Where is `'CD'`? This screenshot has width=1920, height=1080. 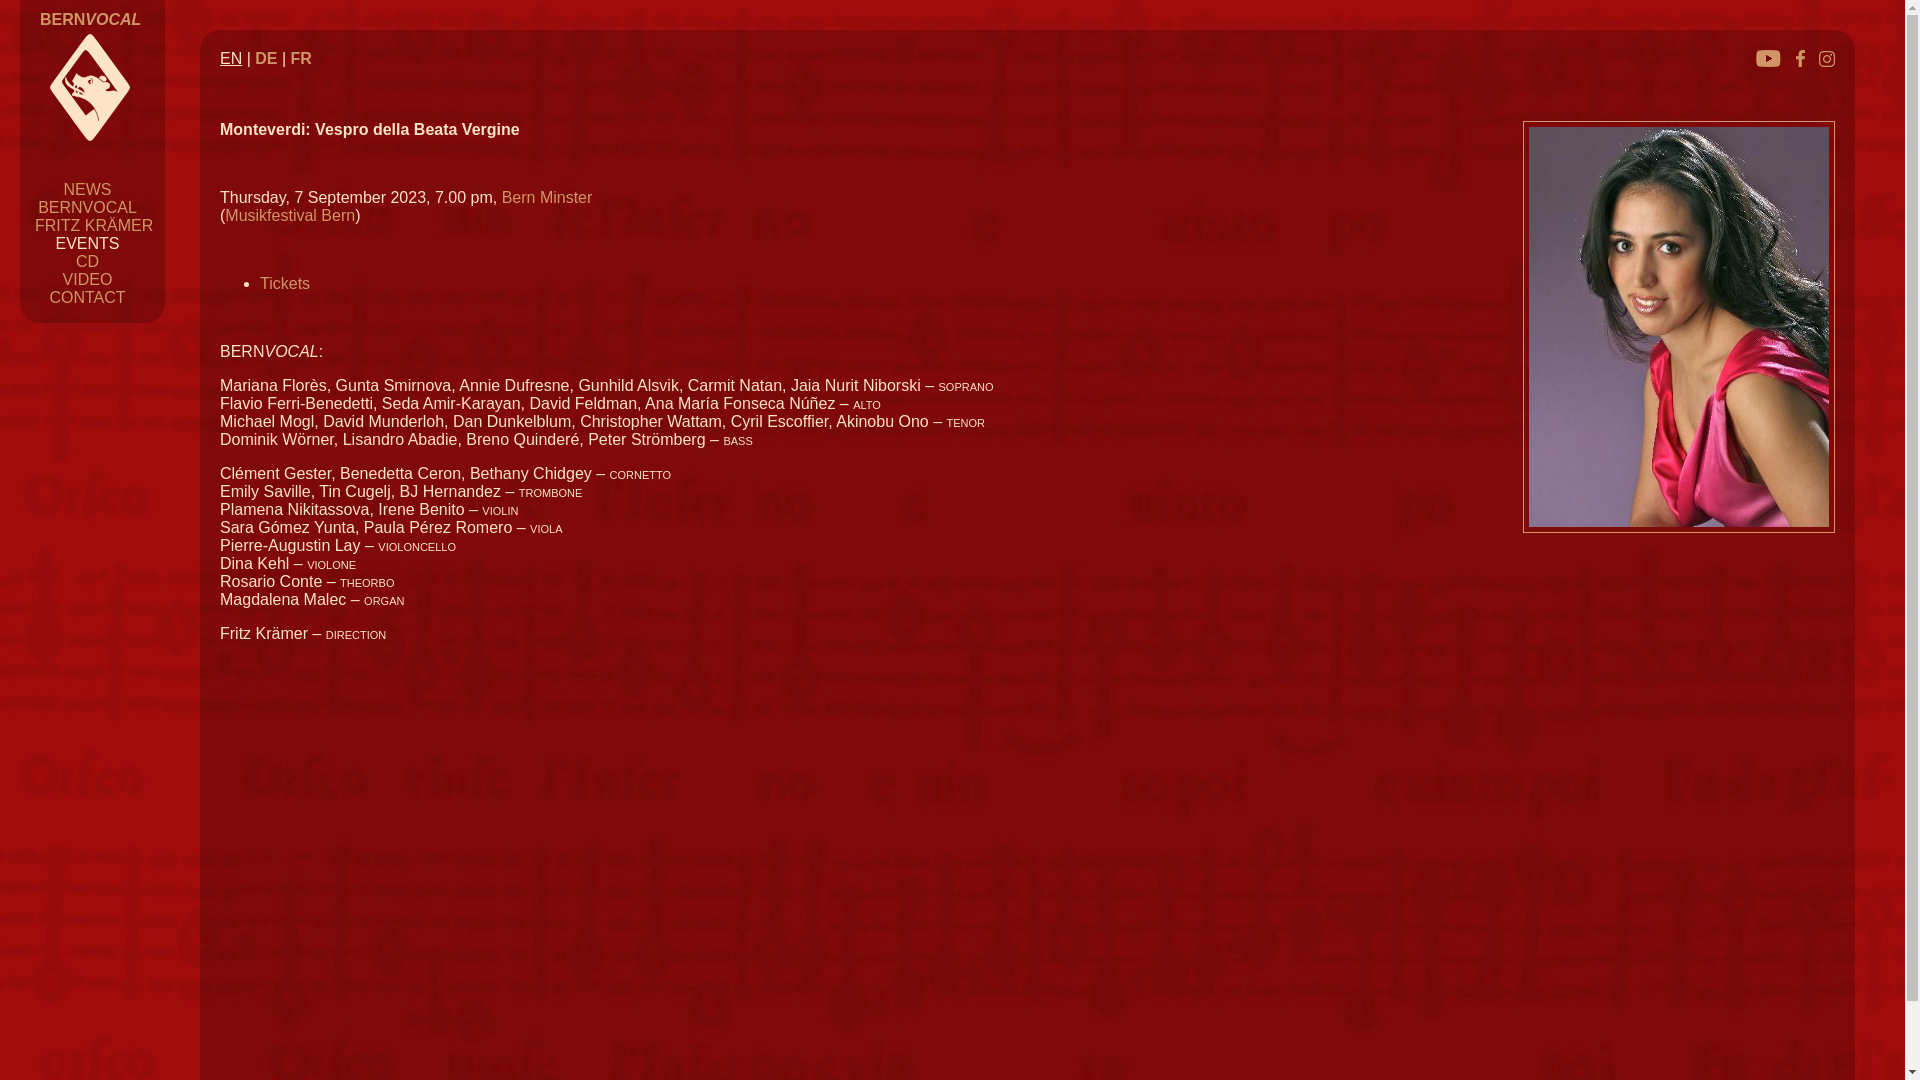 'CD' is located at coordinates (76, 260).